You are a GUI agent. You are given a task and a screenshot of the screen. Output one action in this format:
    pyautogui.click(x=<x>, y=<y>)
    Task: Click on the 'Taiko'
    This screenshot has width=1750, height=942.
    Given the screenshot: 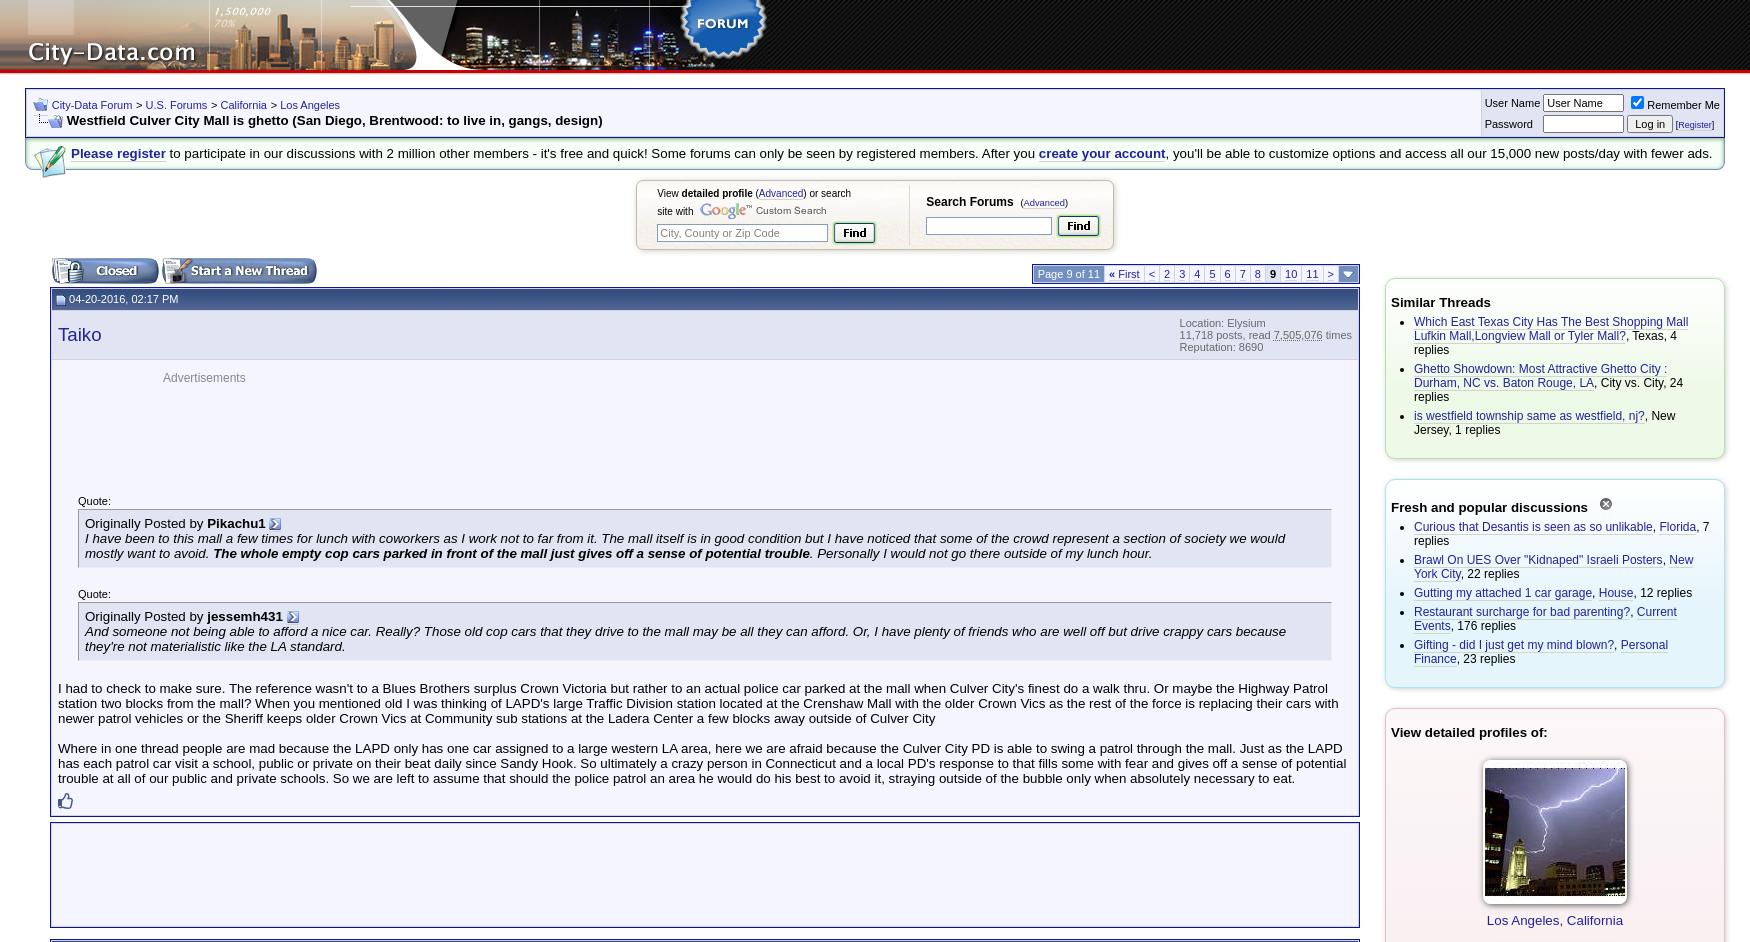 What is the action you would take?
    pyautogui.click(x=56, y=332)
    